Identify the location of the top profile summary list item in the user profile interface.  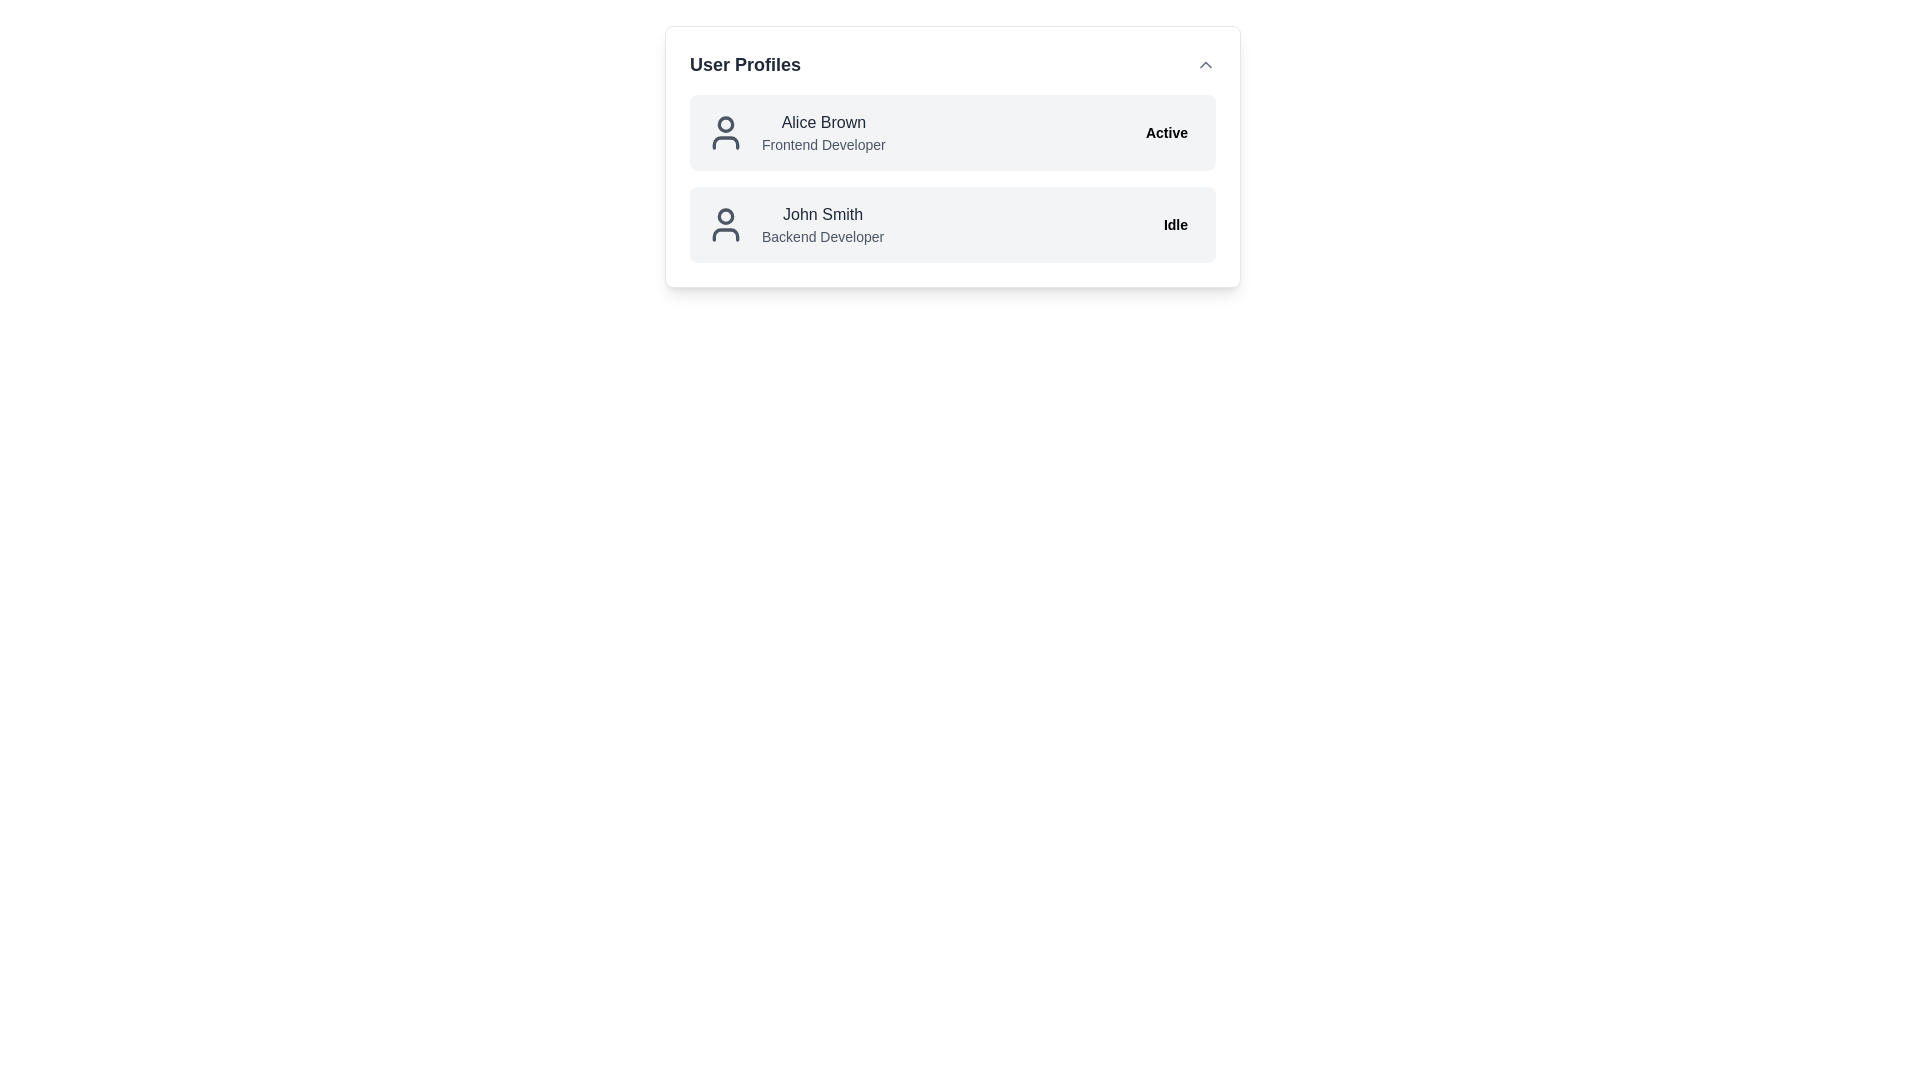
(794, 132).